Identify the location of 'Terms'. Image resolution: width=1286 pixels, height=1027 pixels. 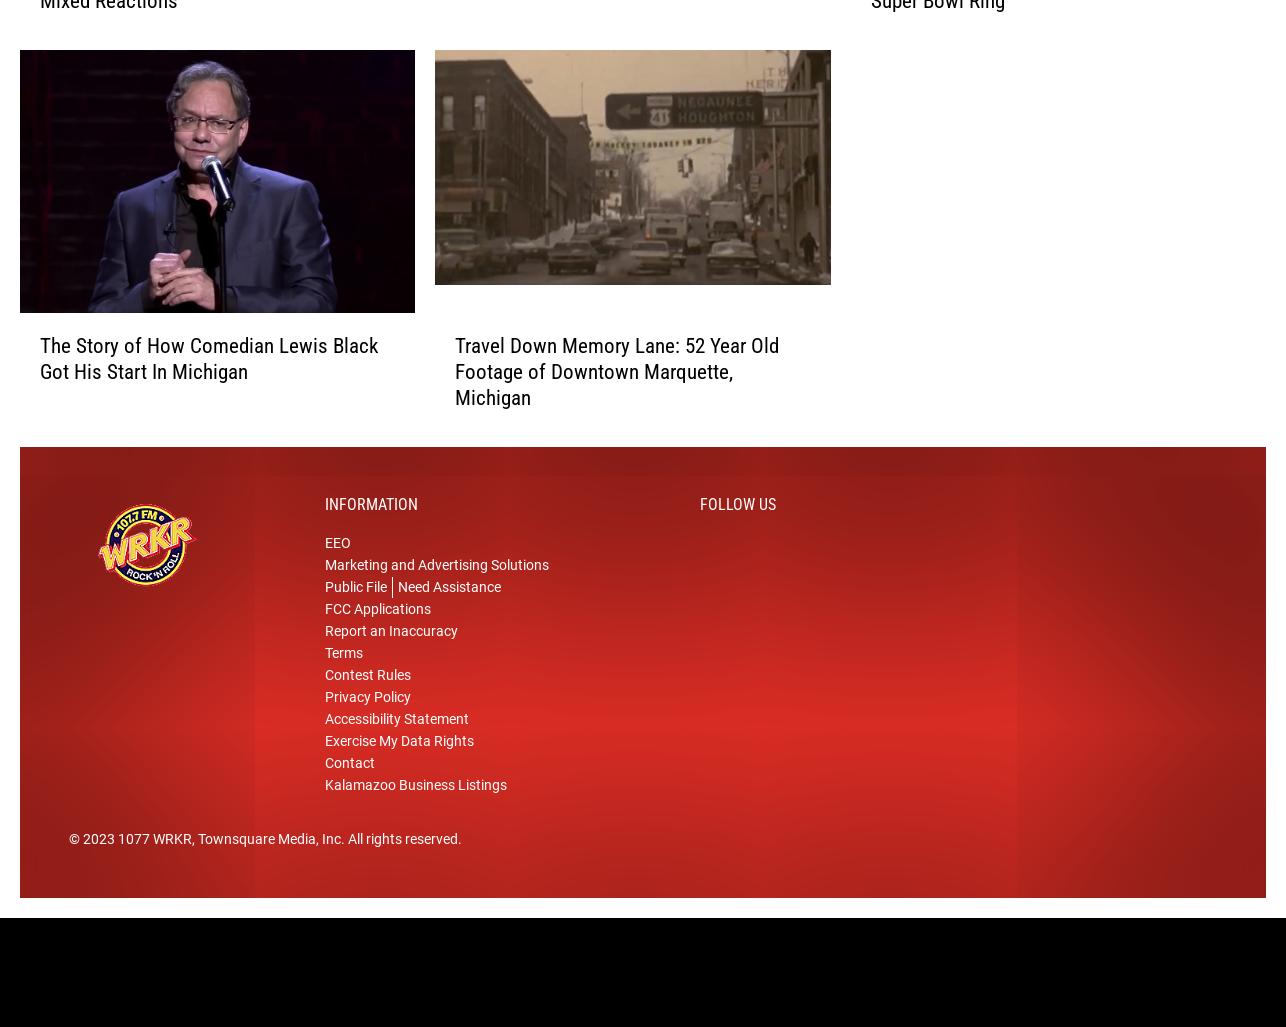
(343, 674).